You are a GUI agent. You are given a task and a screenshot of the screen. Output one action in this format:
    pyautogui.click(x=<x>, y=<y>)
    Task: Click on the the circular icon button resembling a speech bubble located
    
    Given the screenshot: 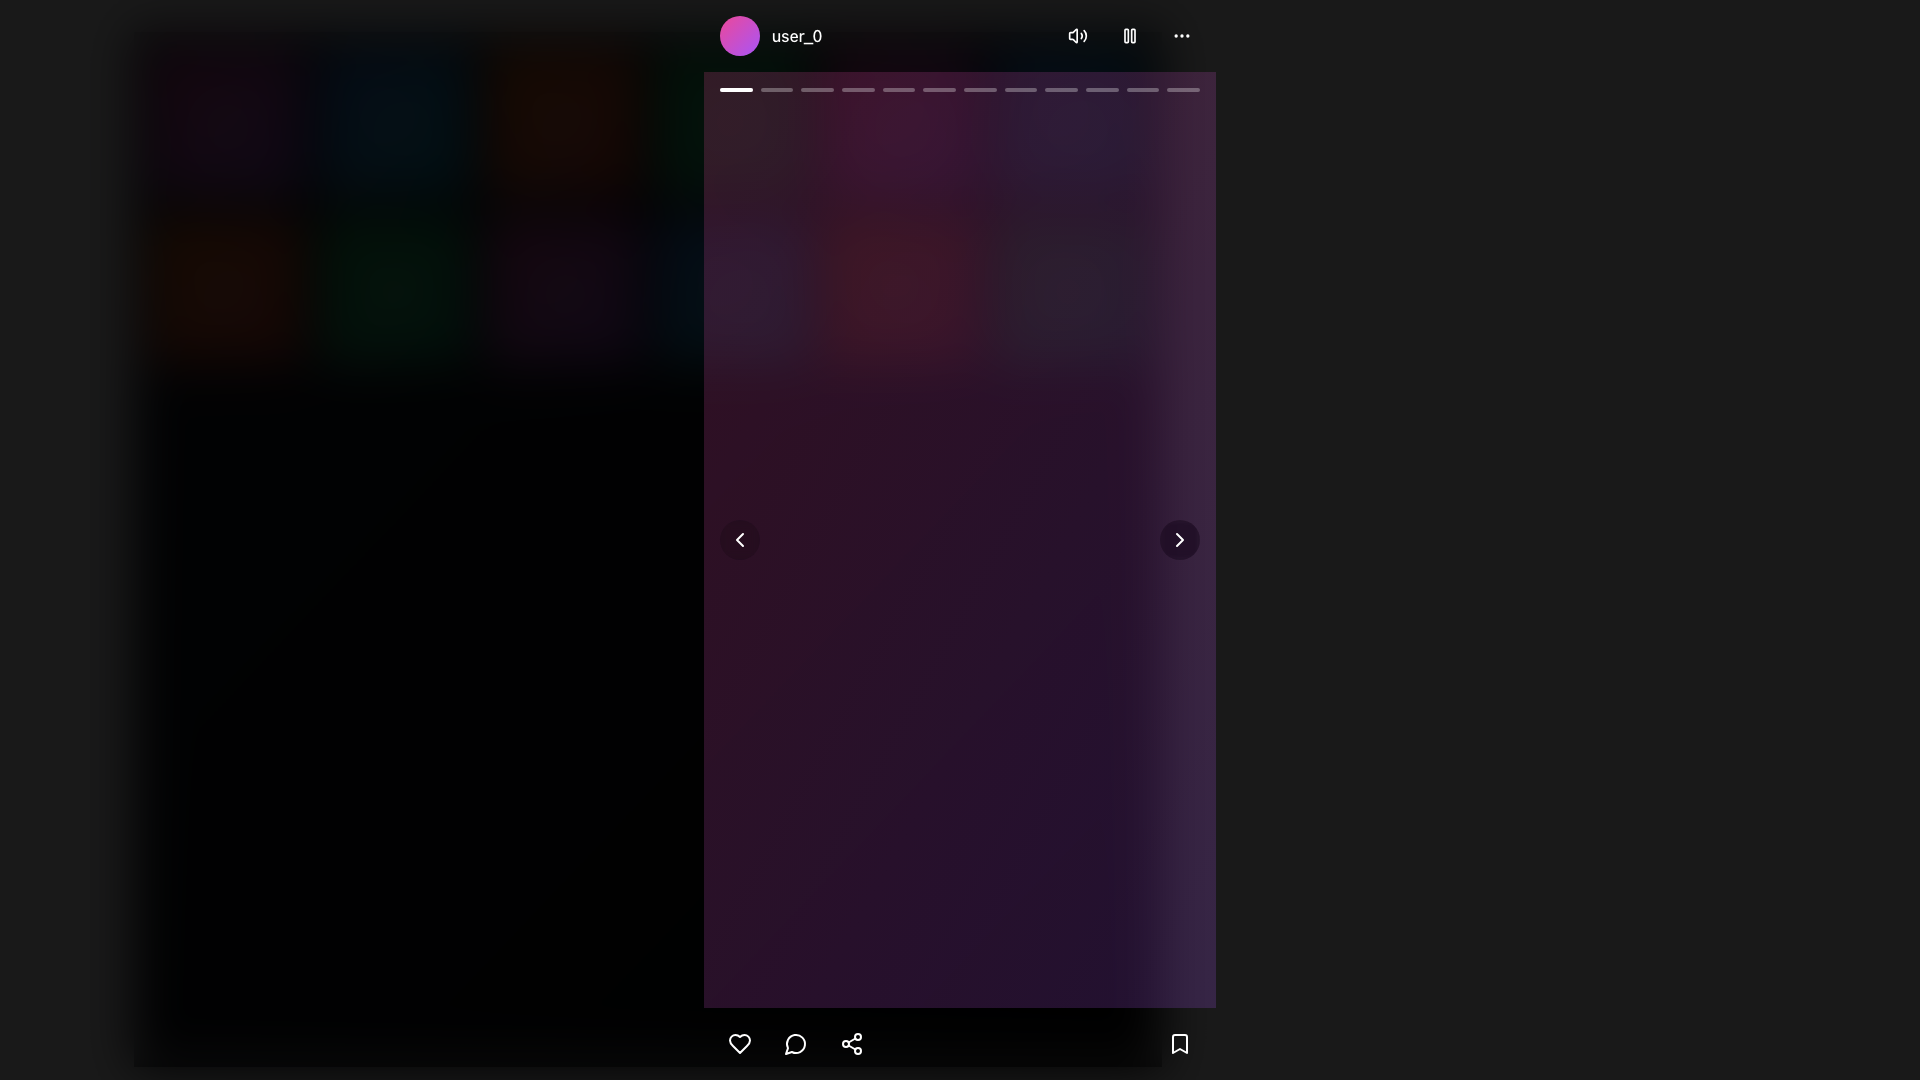 What is the action you would take?
    pyautogui.click(x=795, y=1043)
    